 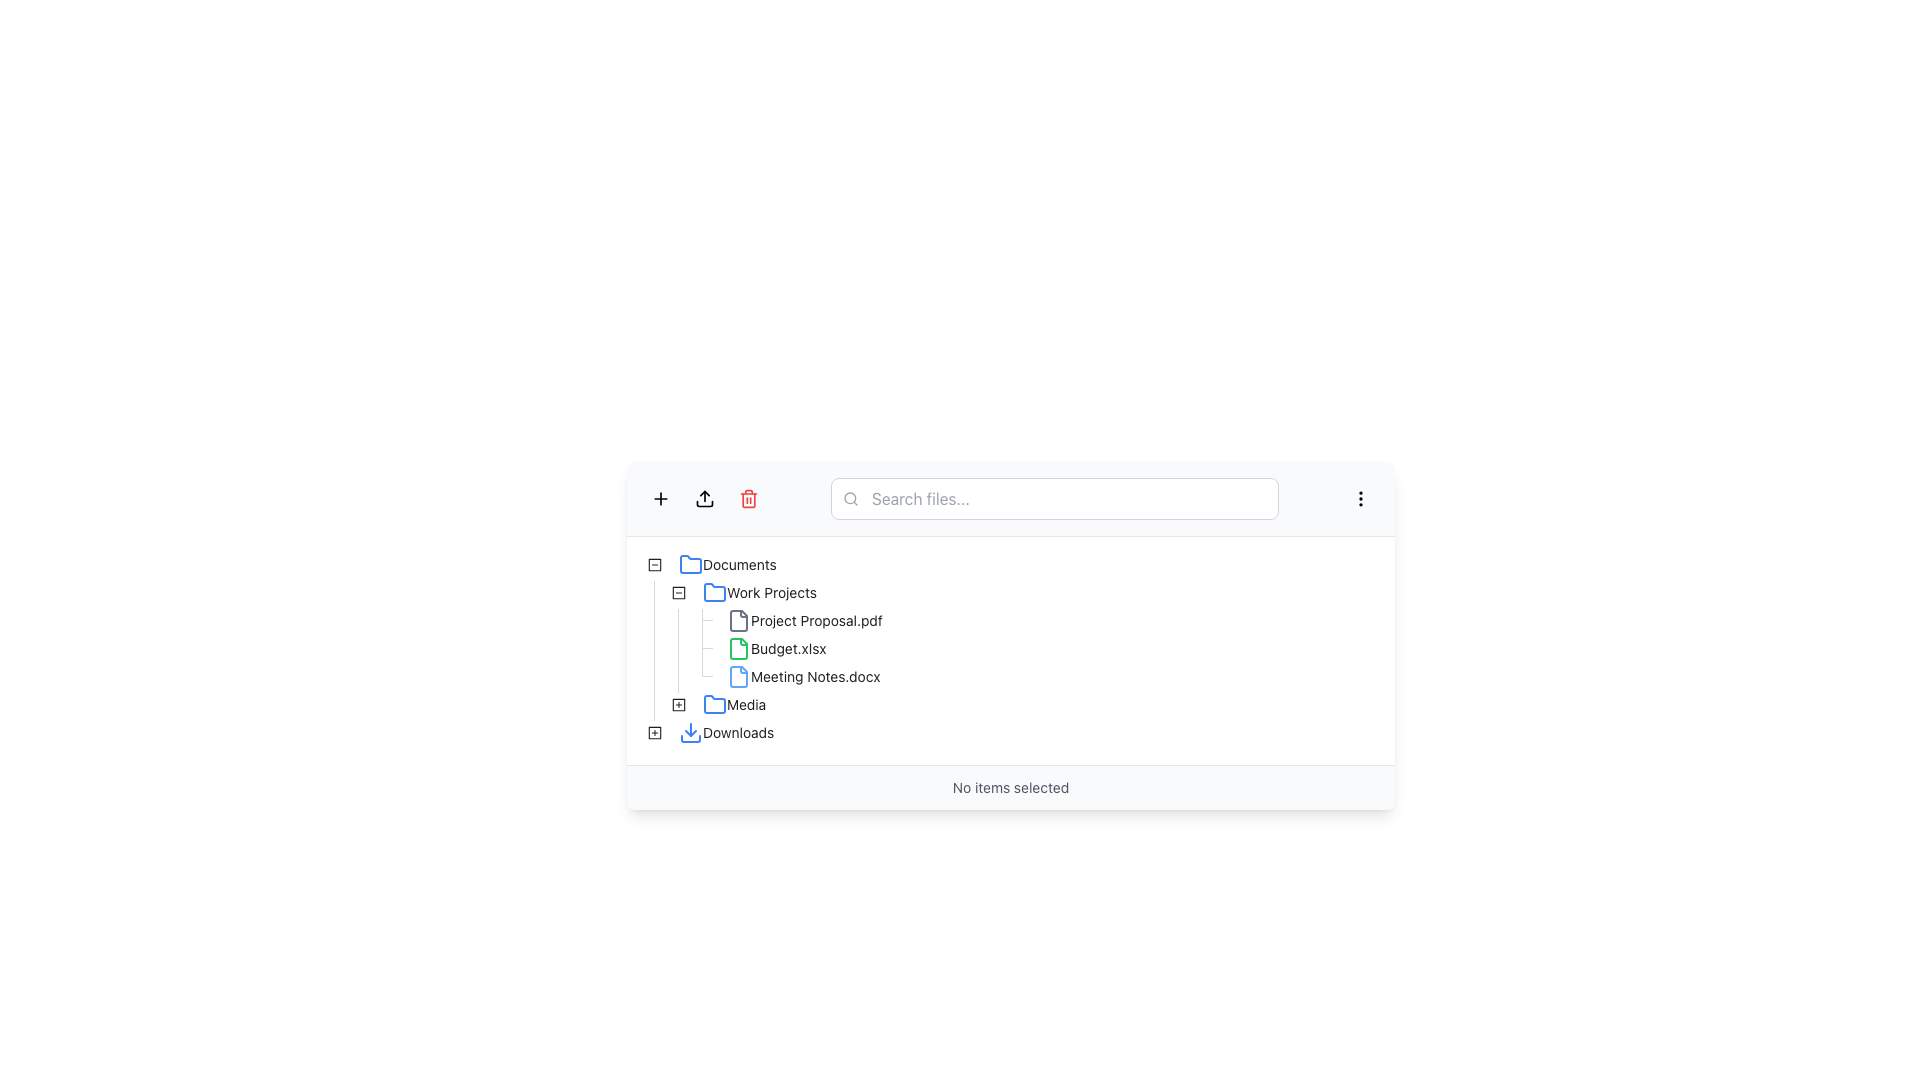 I want to click on the triangular-shaped tree switcher indicator located to the left of 'Meeting Notes.docx' in the 'Work Projects' section of the hierarchical navigation UI, so click(x=702, y=676).